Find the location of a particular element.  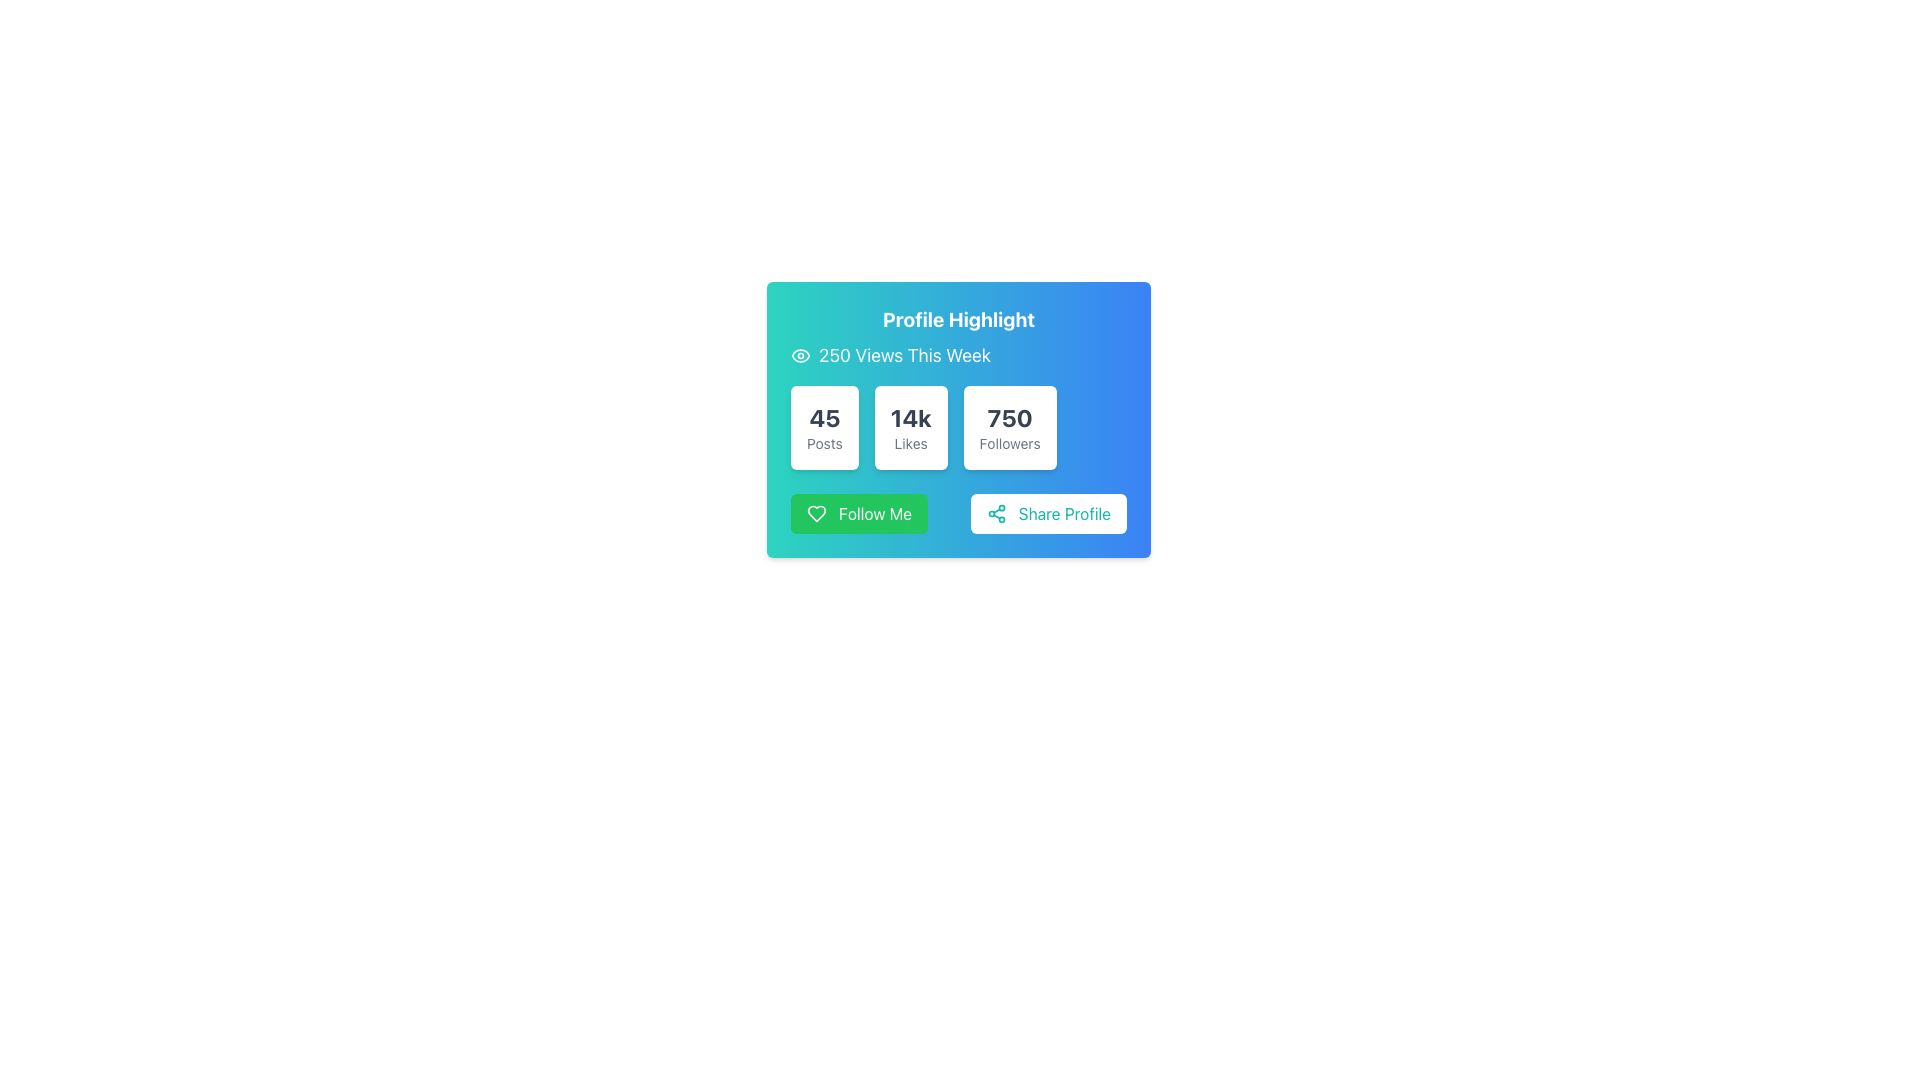

the visibility icon indicating the number of views on the profile, located in the upper section of the blue gradient card next to the text '250 Views This Week' is located at coordinates (801, 354).